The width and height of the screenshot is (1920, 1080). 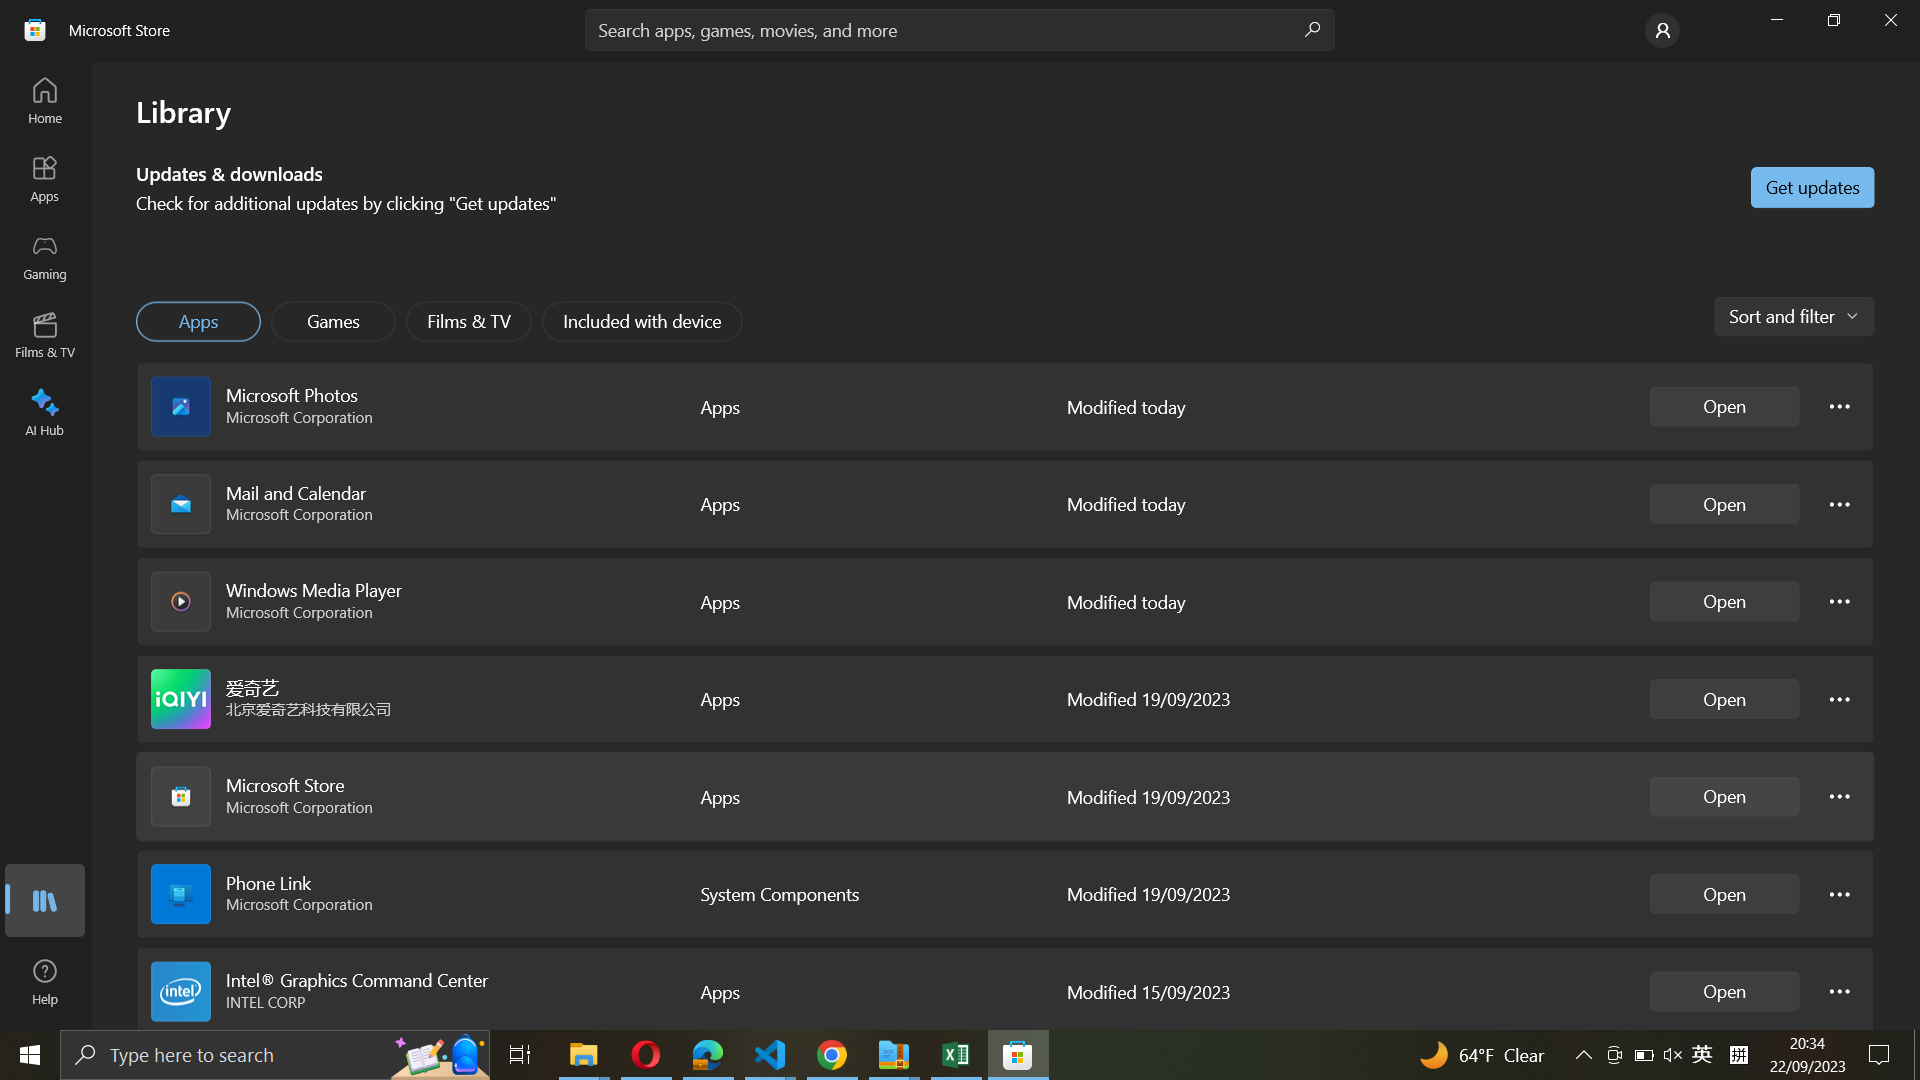 I want to click on Intel Graphics configuration options, so click(x=1839, y=991).